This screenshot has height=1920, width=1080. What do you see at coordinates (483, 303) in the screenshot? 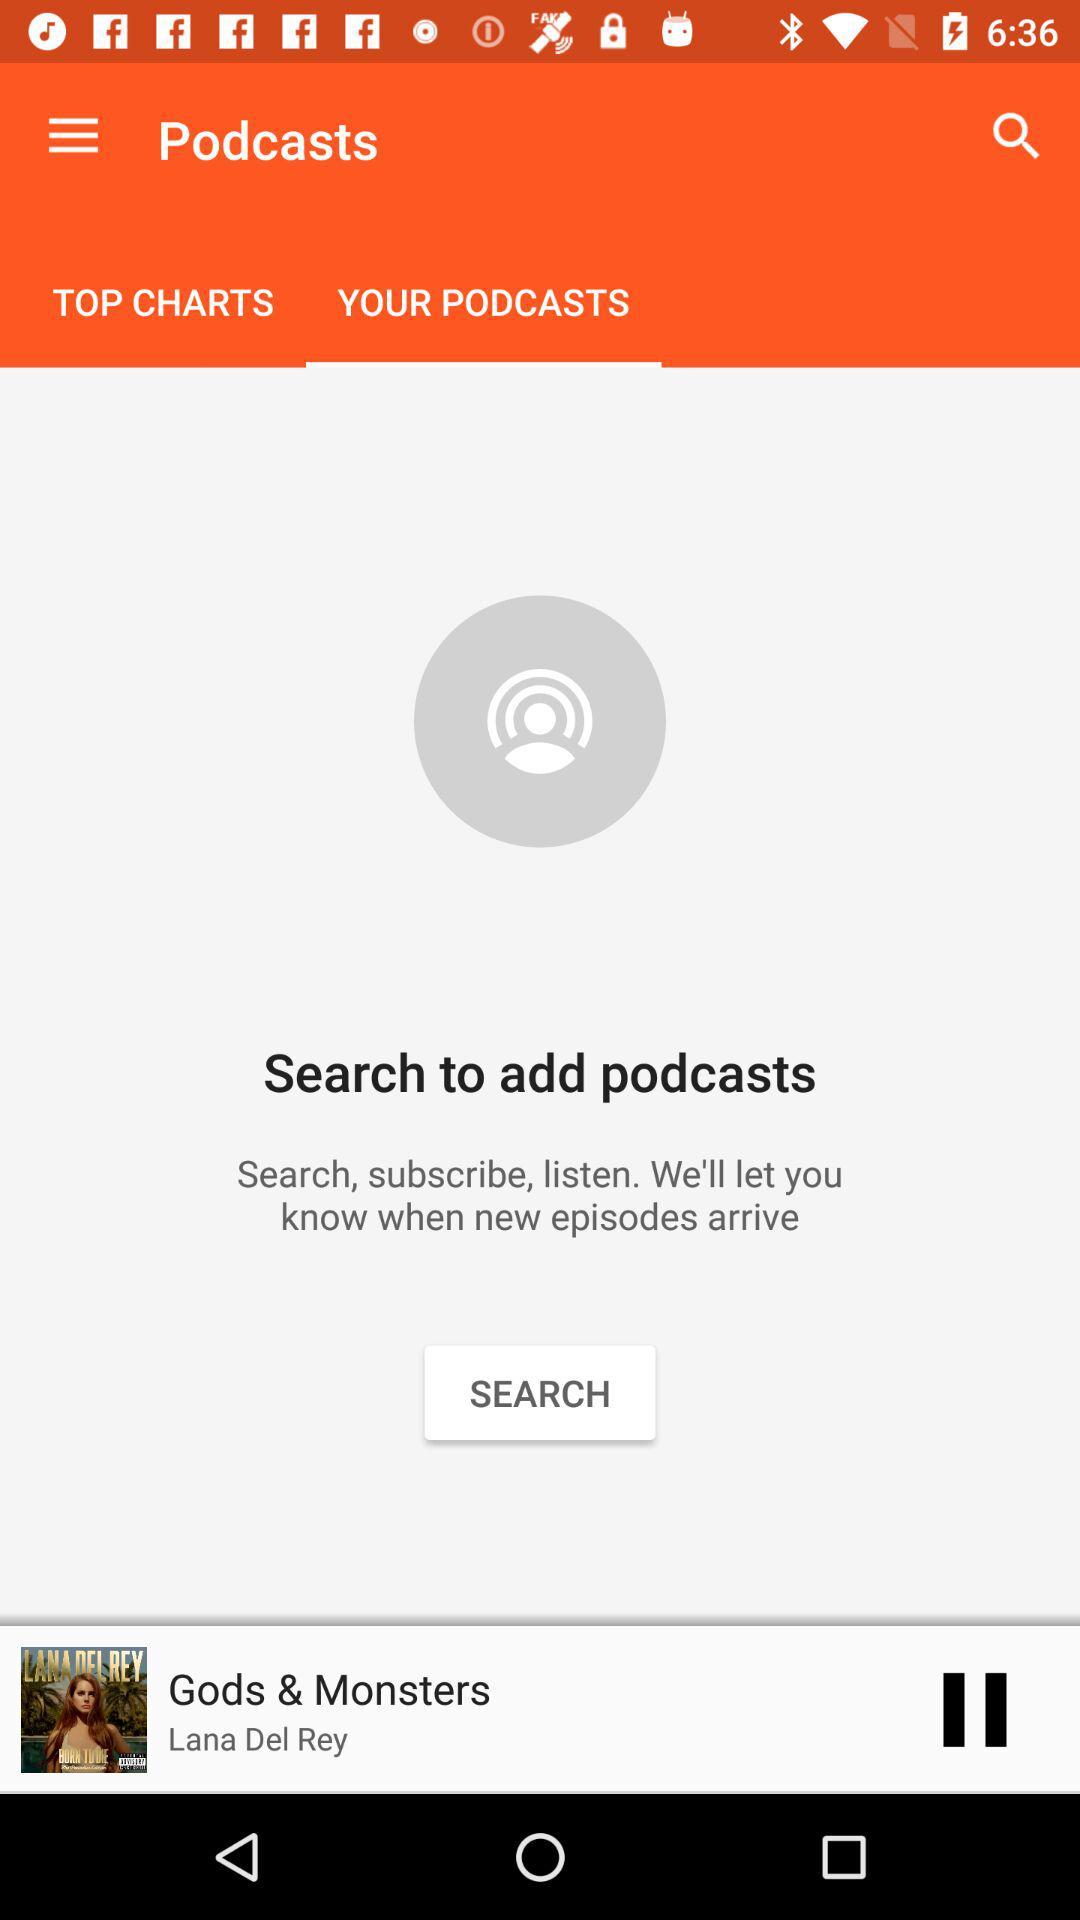
I see `icon to the right of top charts` at bounding box center [483, 303].